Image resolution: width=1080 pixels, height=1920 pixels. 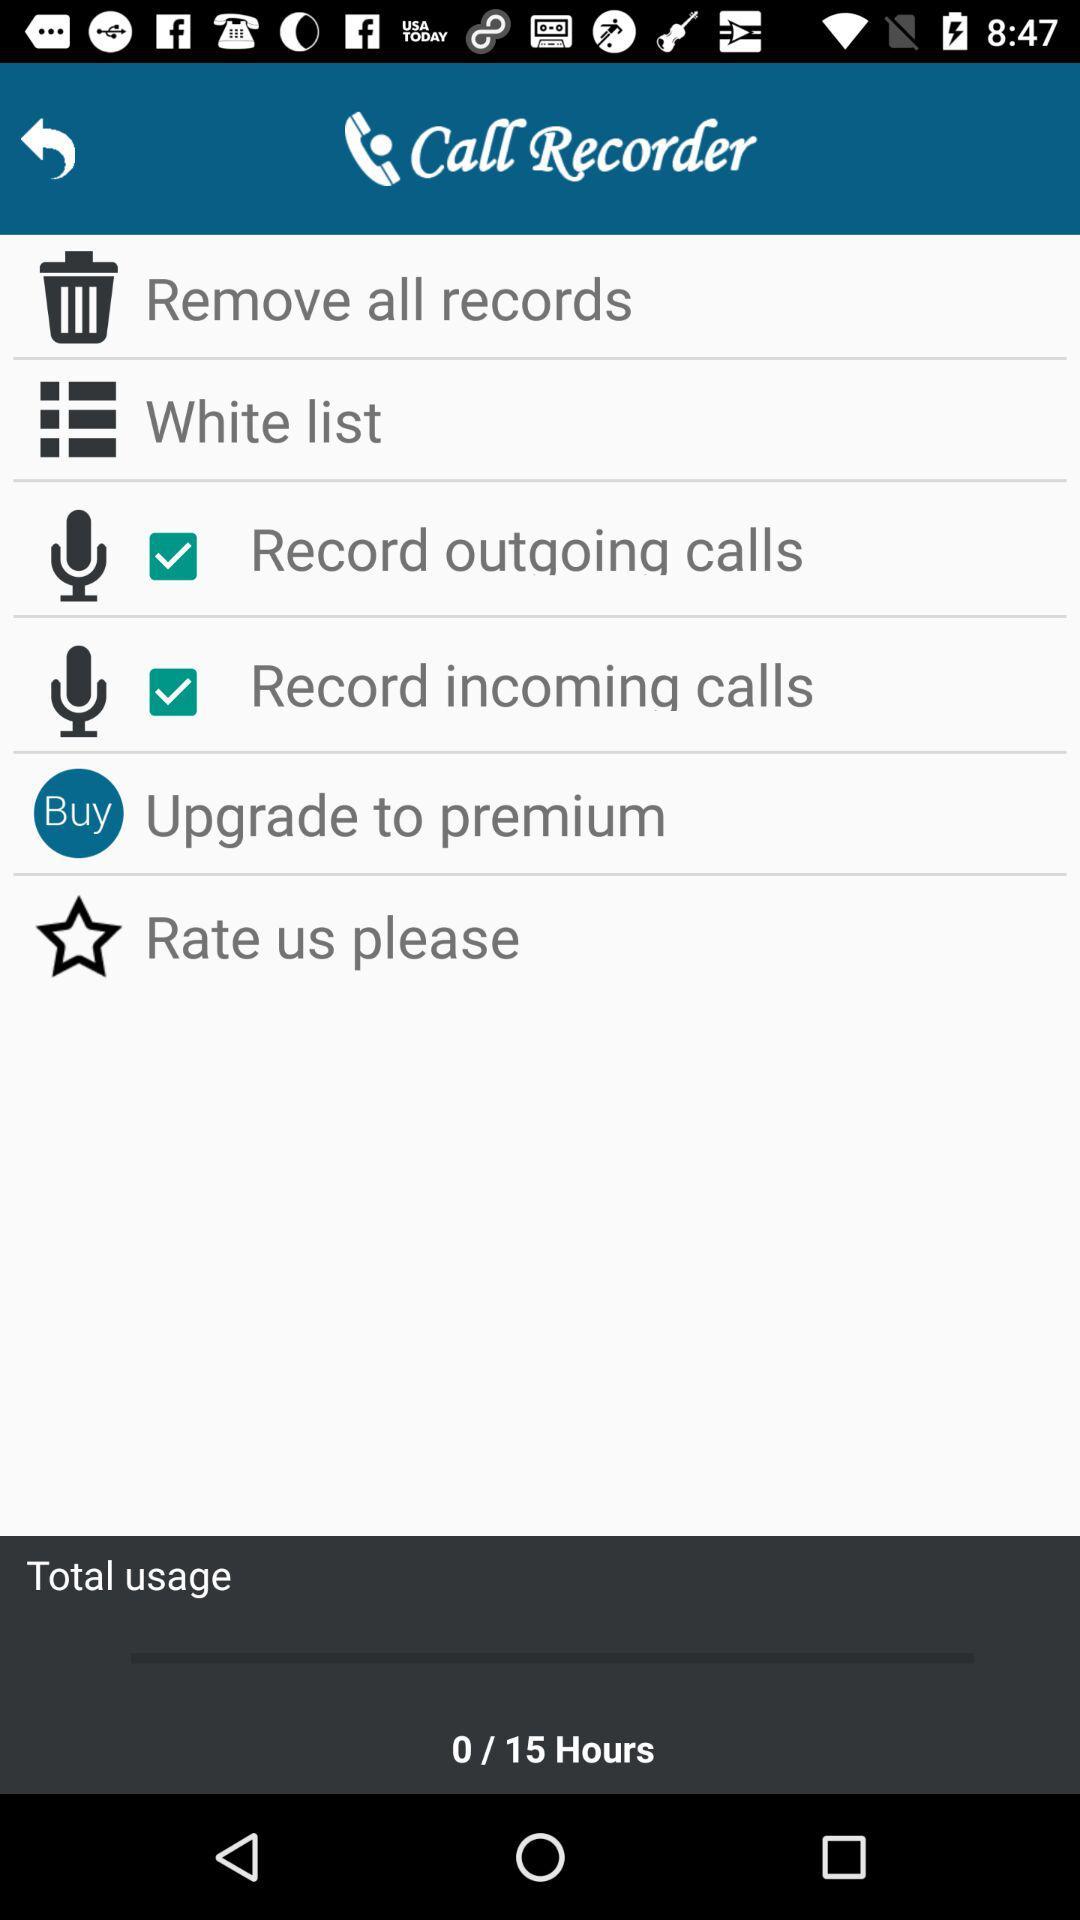 What do you see at coordinates (77, 296) in the screenshot?
I see `delete all` at bounding box center [77, 296].